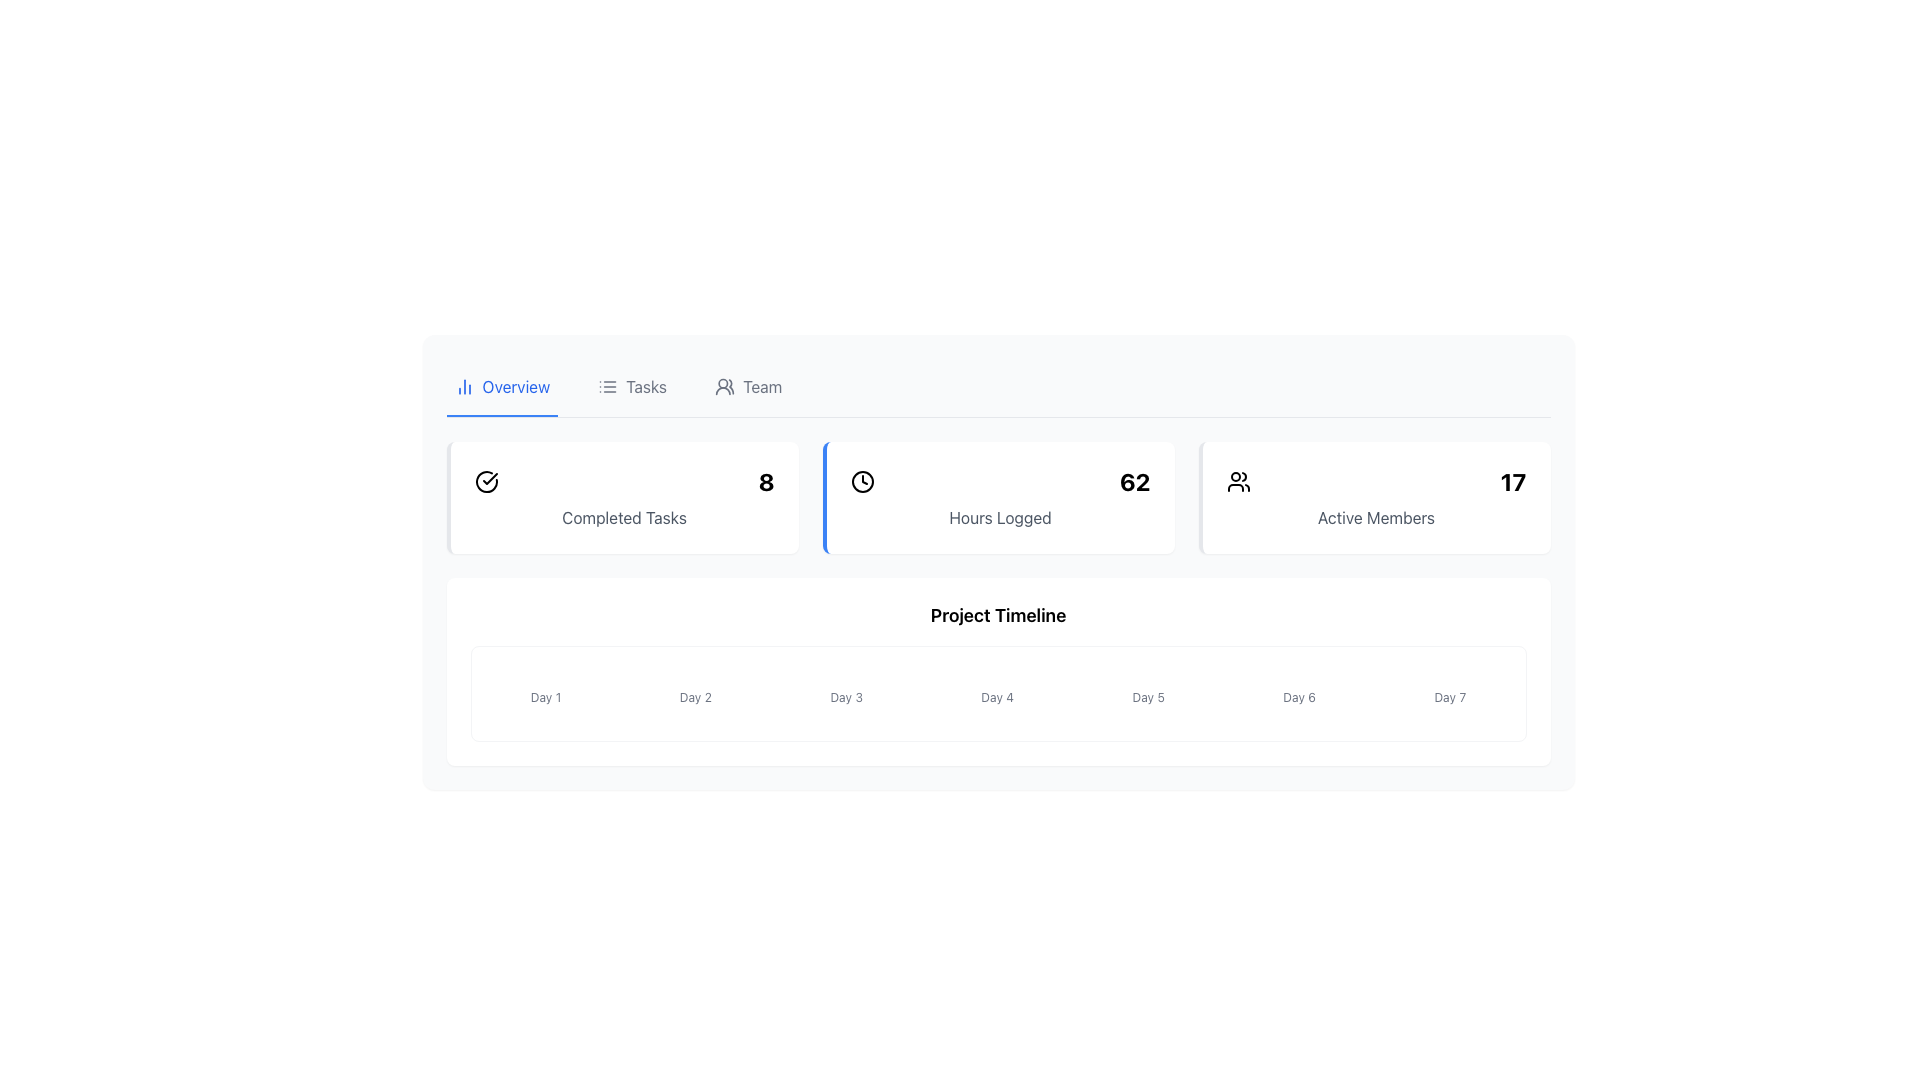 The height and width of the screenshot is (1080, 1920). Describe the element at coordinates (862, 482) in the screenshot. I see `the clock icon in the 'Hours Logged' section, which is styled in a line art design and positioned beside the number 62` at that location.